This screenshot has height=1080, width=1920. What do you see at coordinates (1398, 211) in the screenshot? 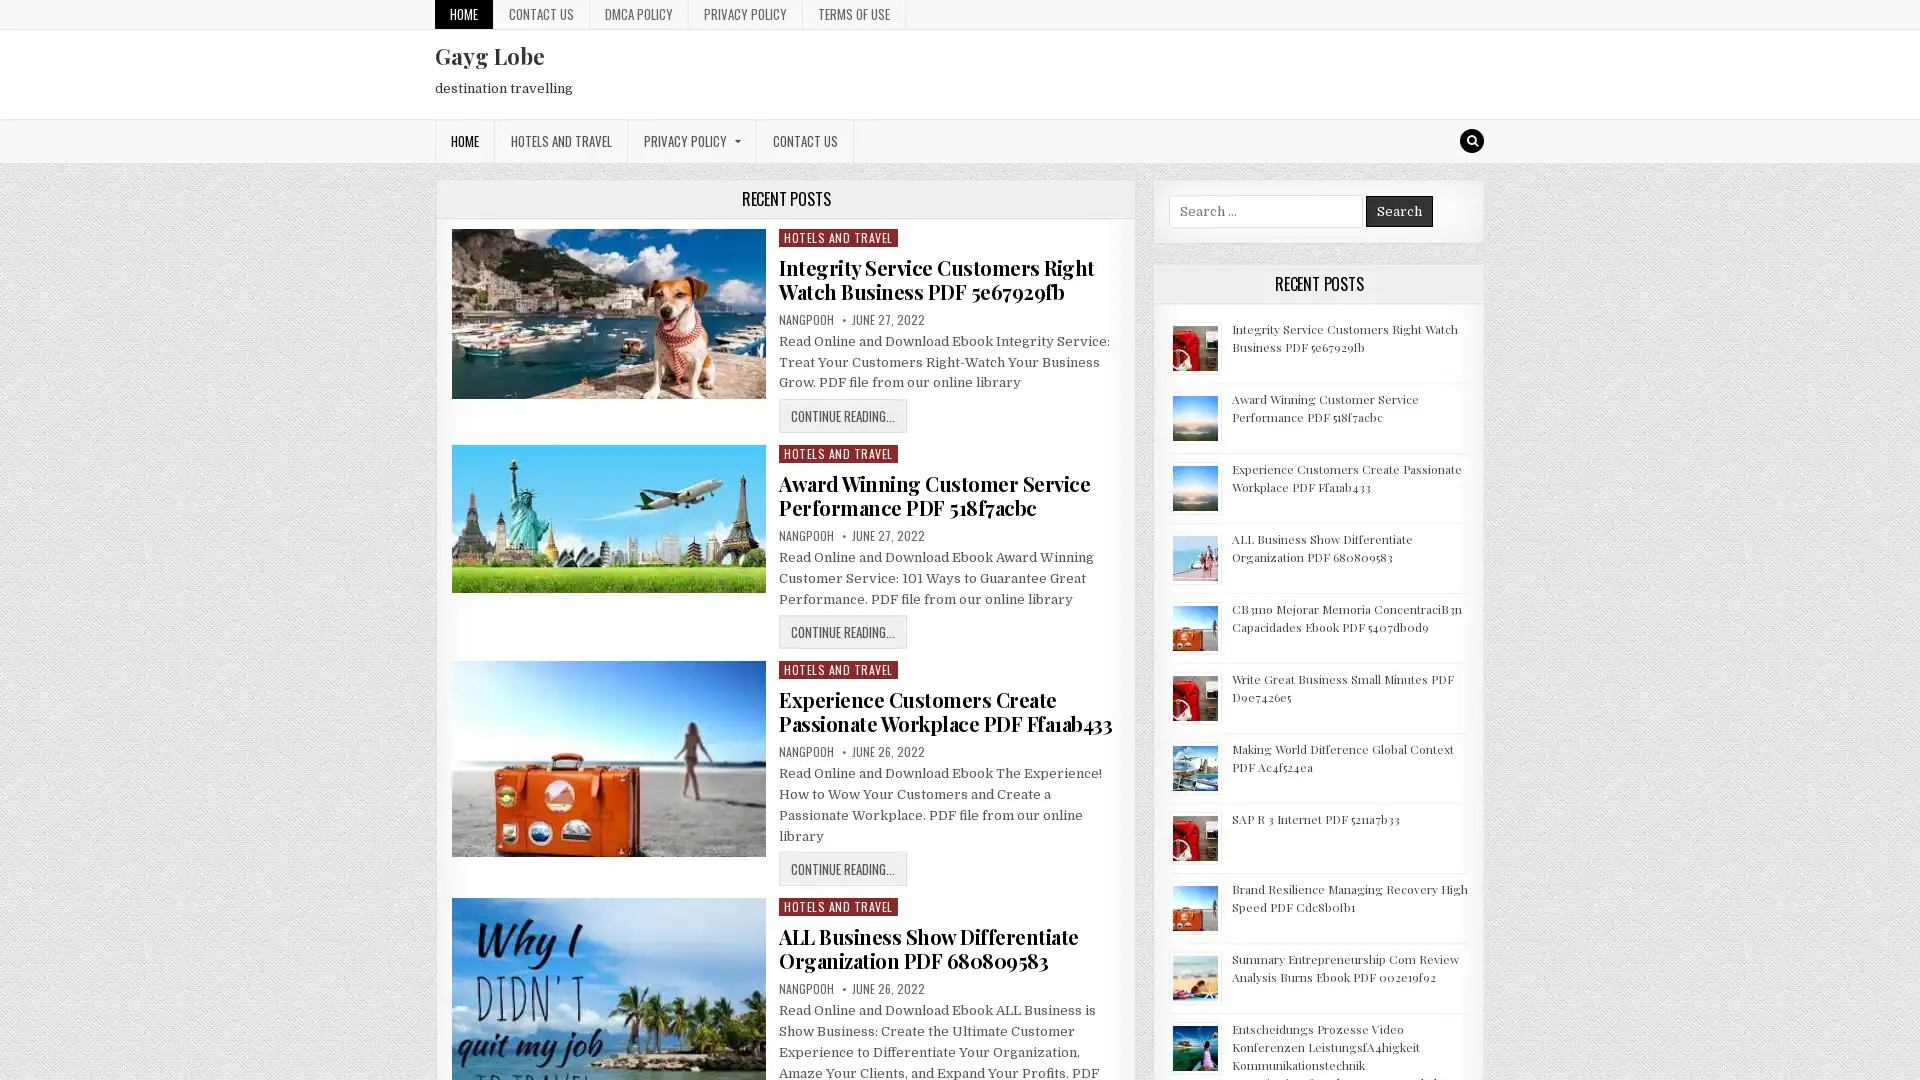
I see `Search` at bounding box center [1398, 211].